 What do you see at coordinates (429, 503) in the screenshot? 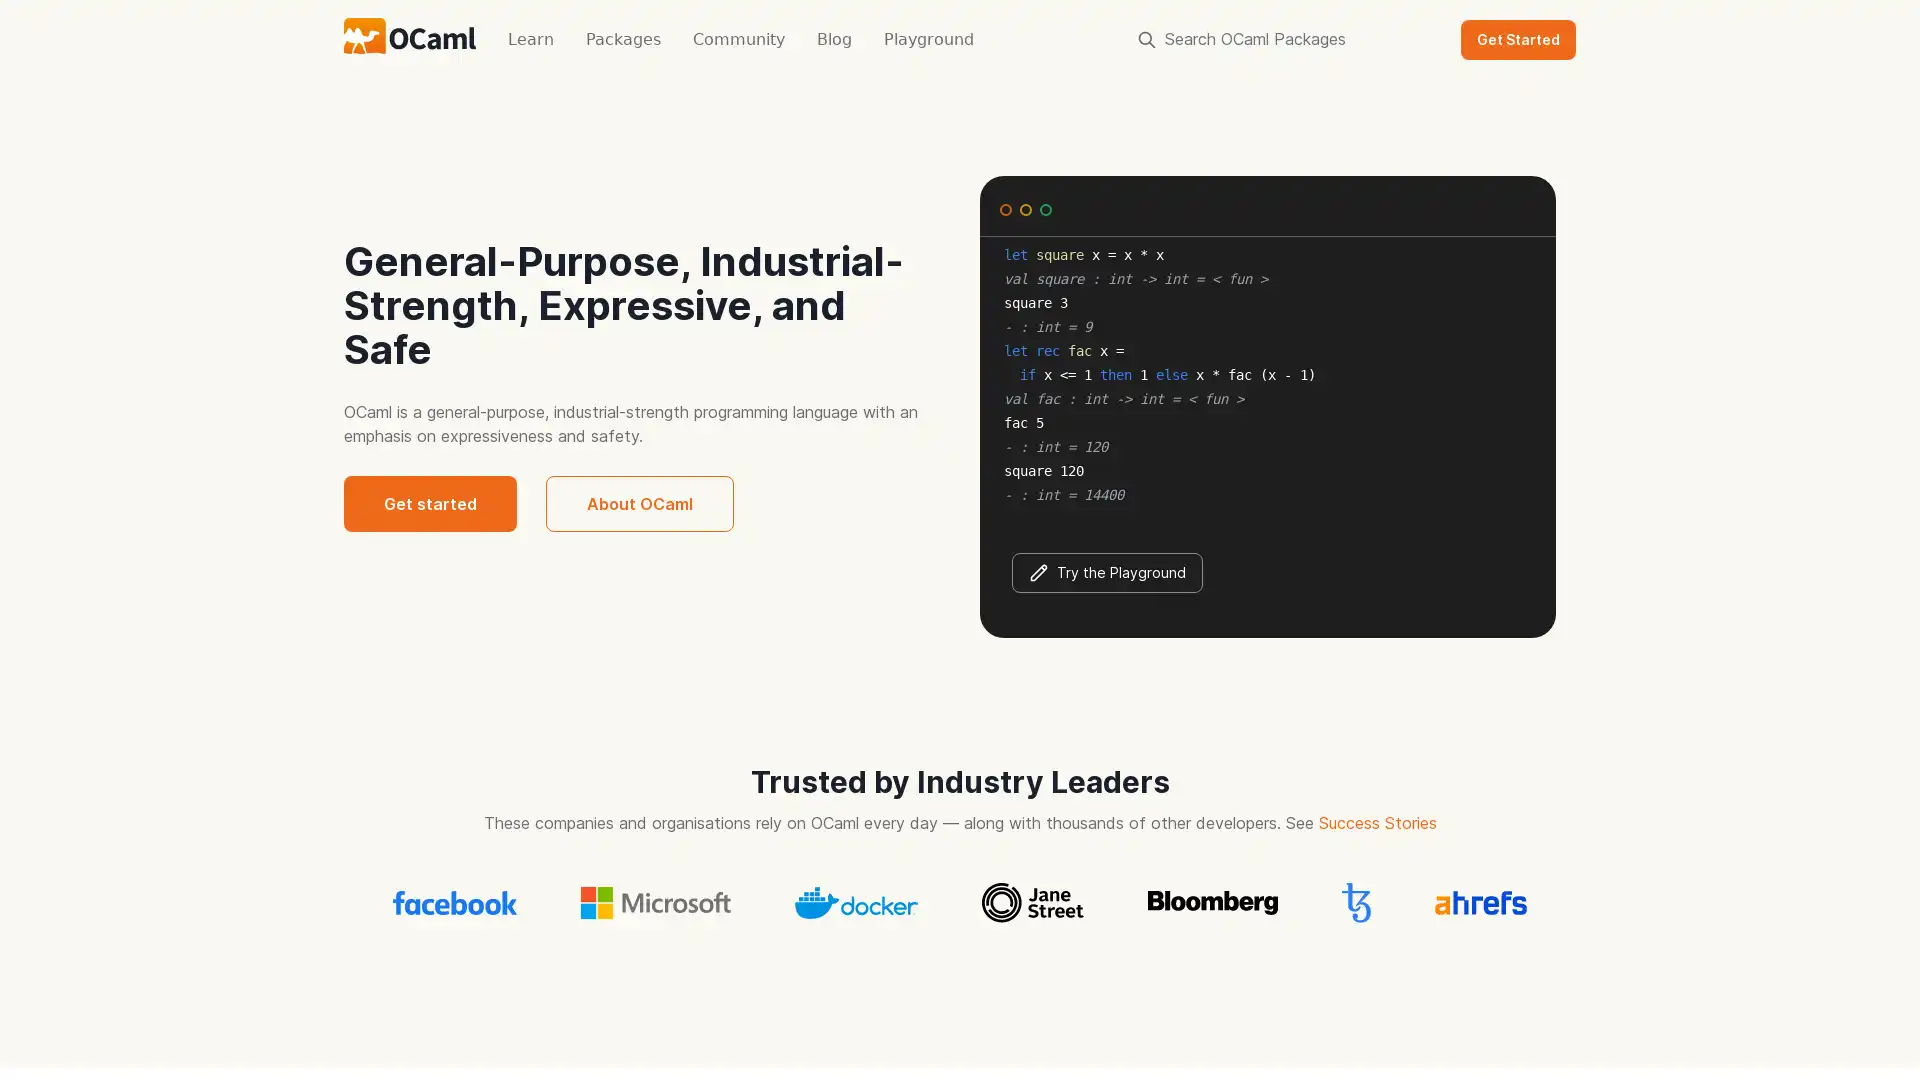
I see `Get started` at bounding box center [429, 503].